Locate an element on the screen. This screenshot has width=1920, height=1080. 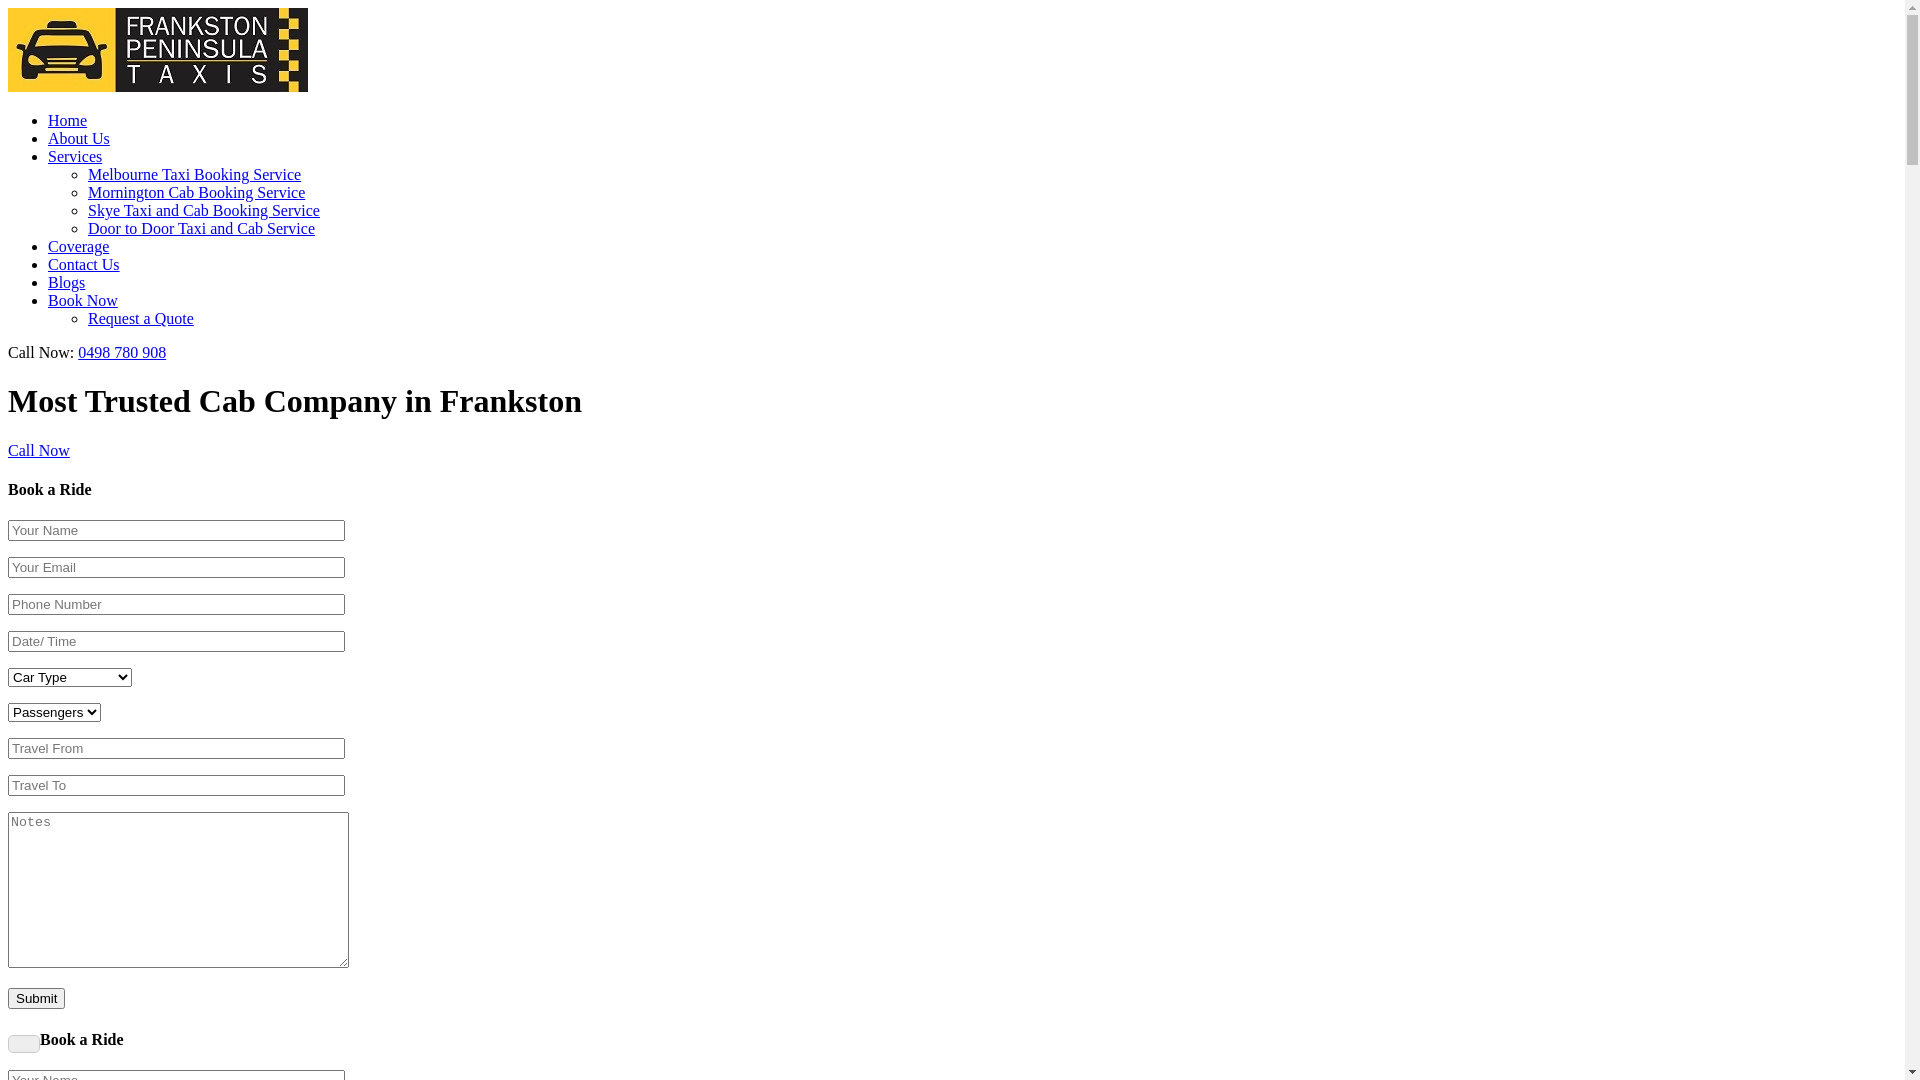
'Book Now' is located at coordinates (81, 300).